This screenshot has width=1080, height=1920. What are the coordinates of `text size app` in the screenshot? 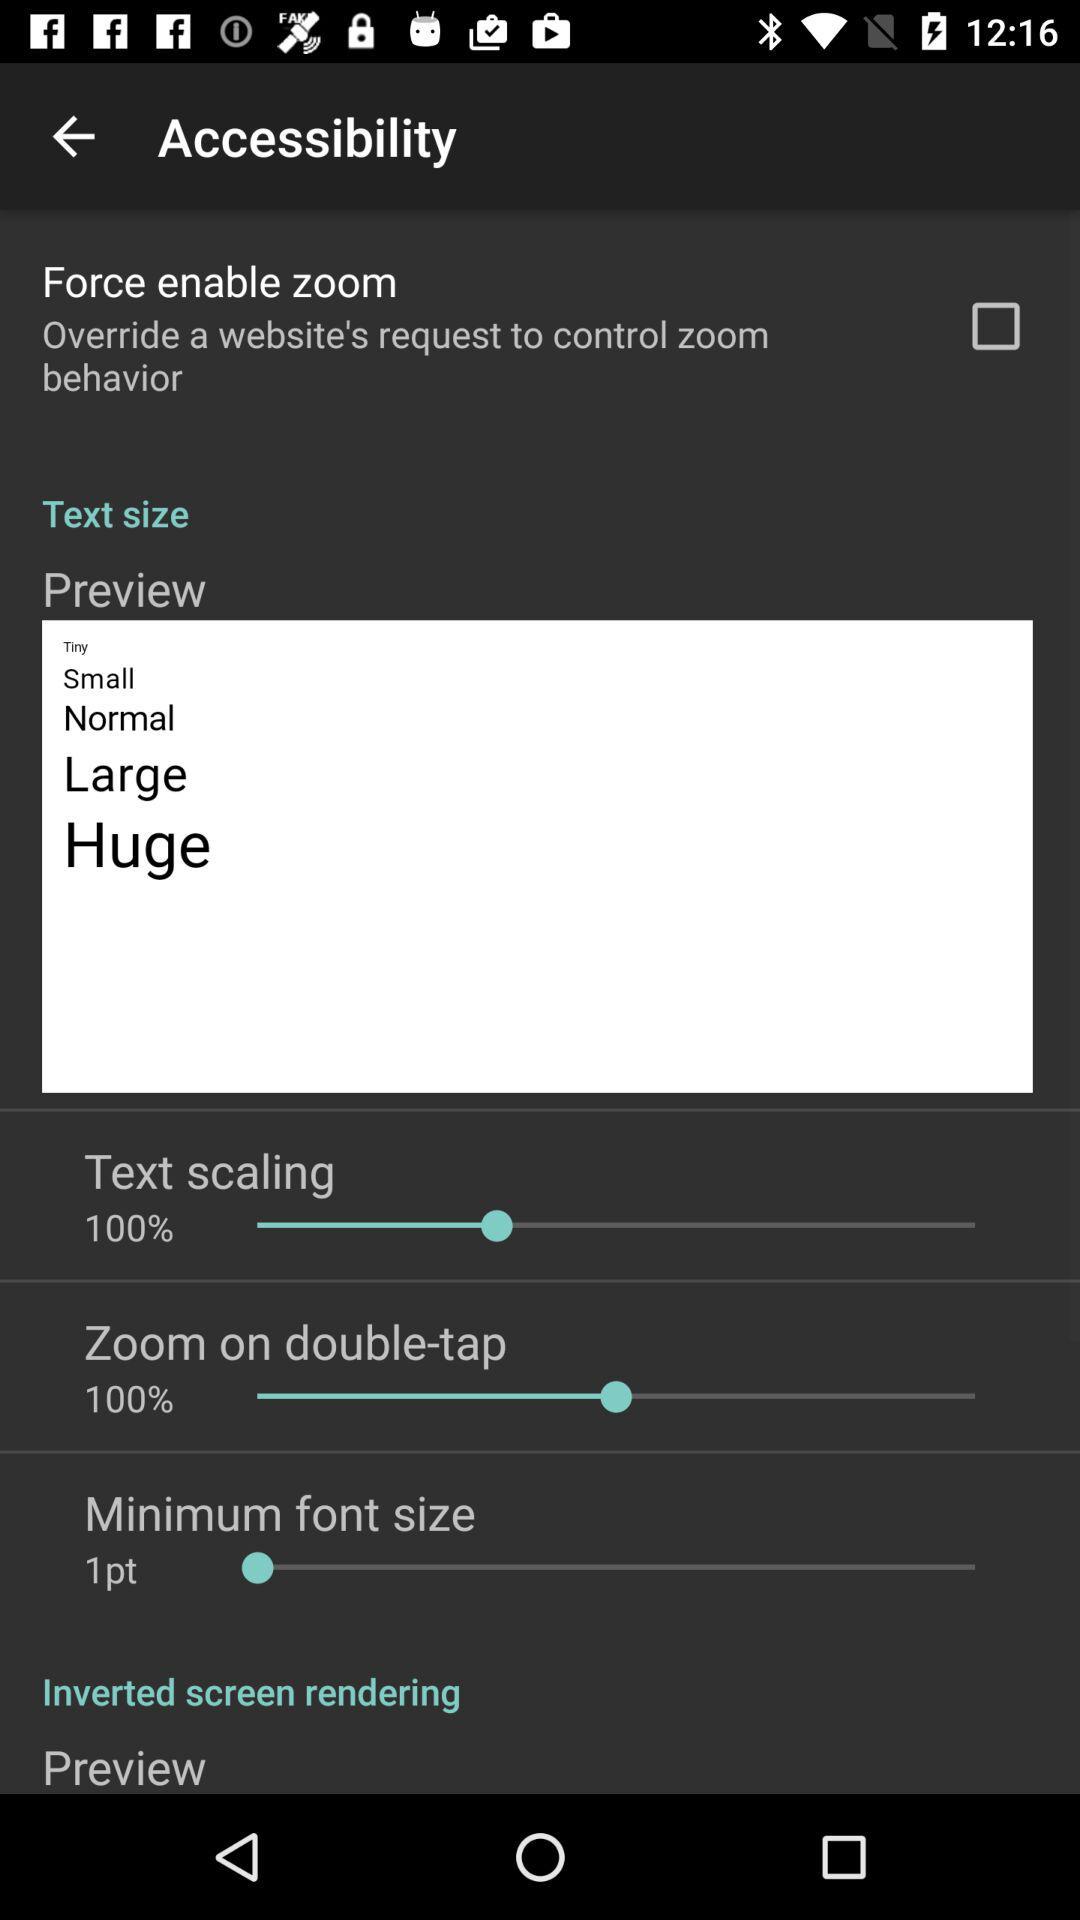 It's located at (540, 491).